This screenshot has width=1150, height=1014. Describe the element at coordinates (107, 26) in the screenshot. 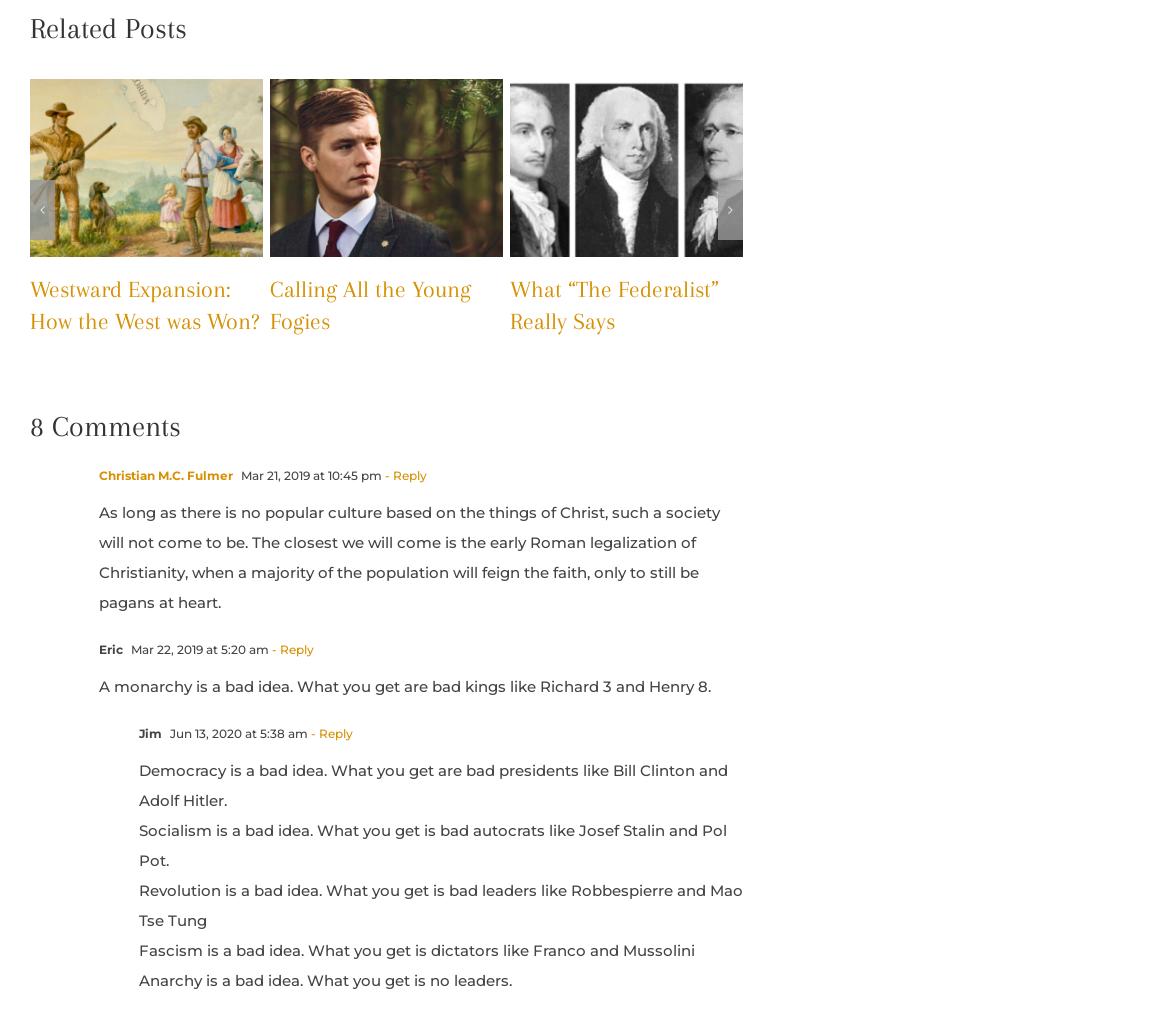

I see `'Related Posts'` at that location.